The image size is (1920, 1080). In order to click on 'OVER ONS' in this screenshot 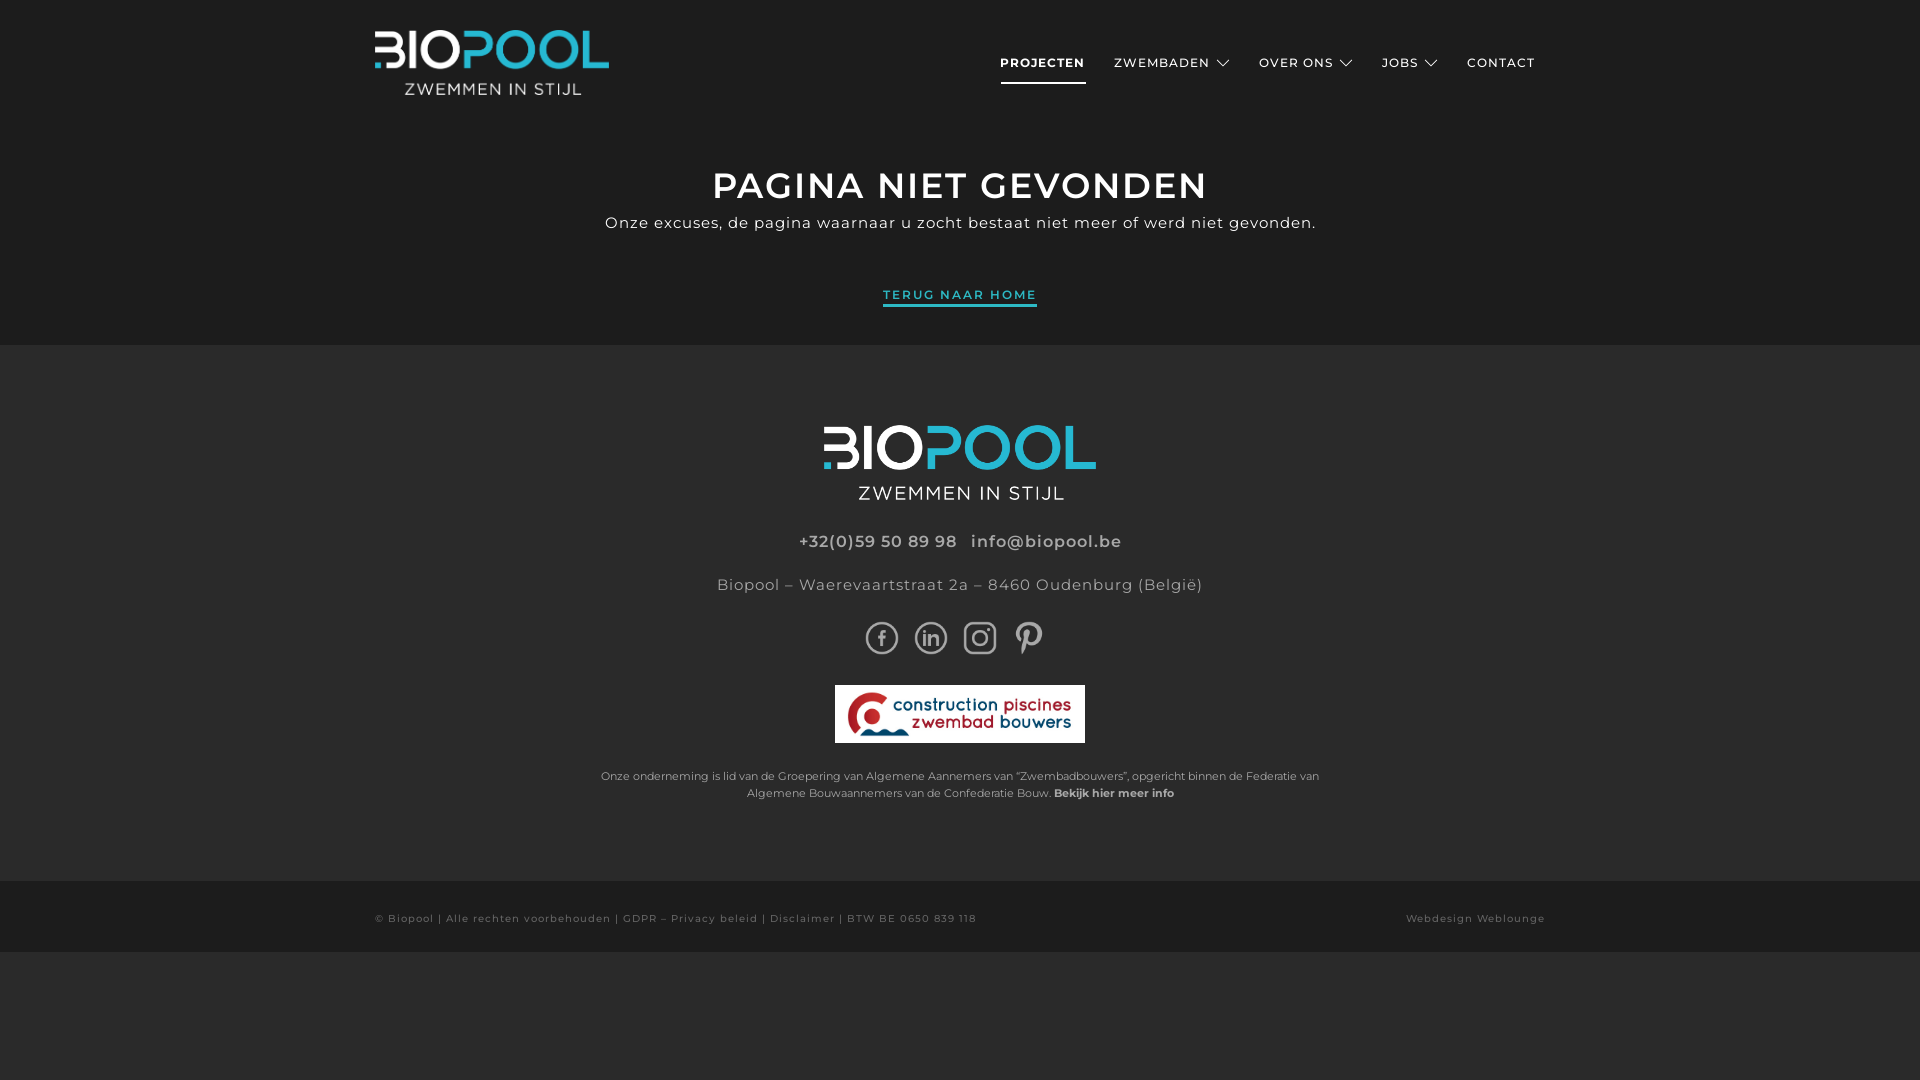, I will do `click(1305, 61)`.